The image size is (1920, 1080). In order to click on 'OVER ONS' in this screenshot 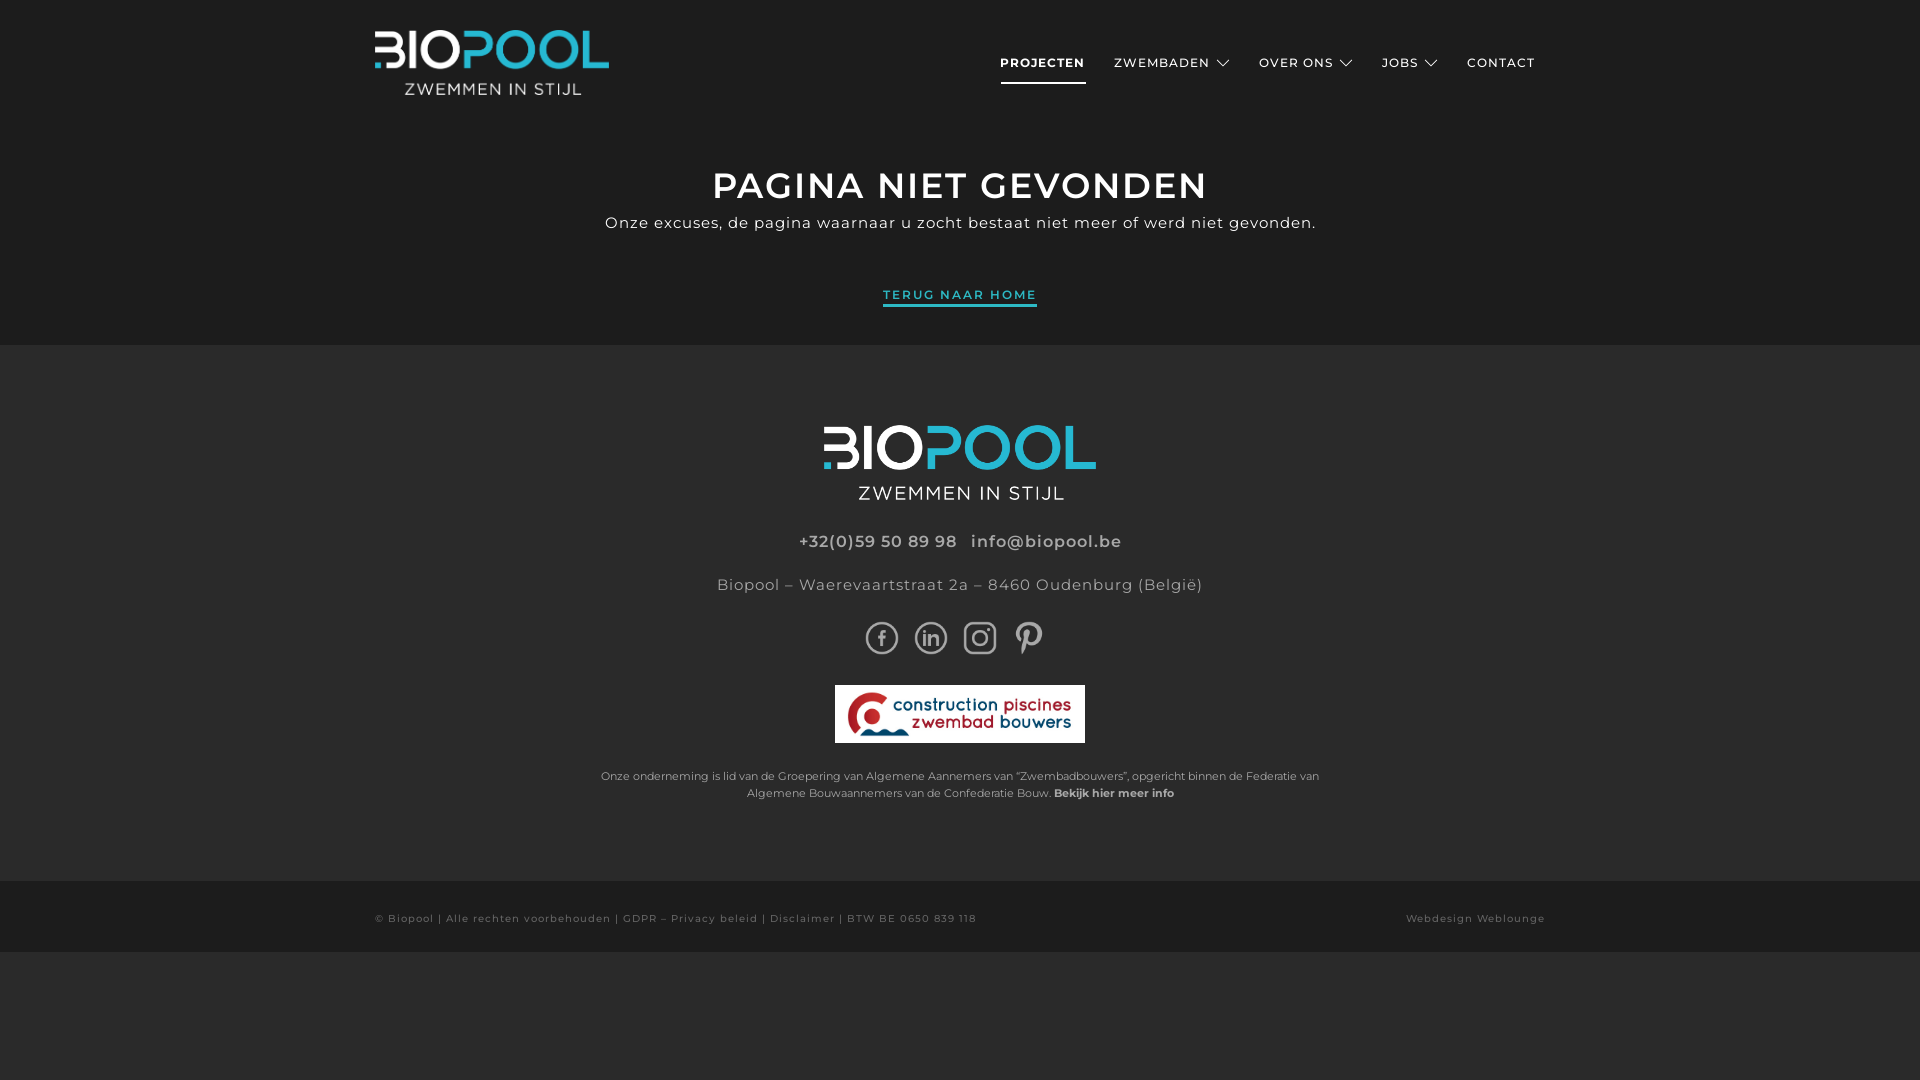, I will do `click(1305, 61)`.